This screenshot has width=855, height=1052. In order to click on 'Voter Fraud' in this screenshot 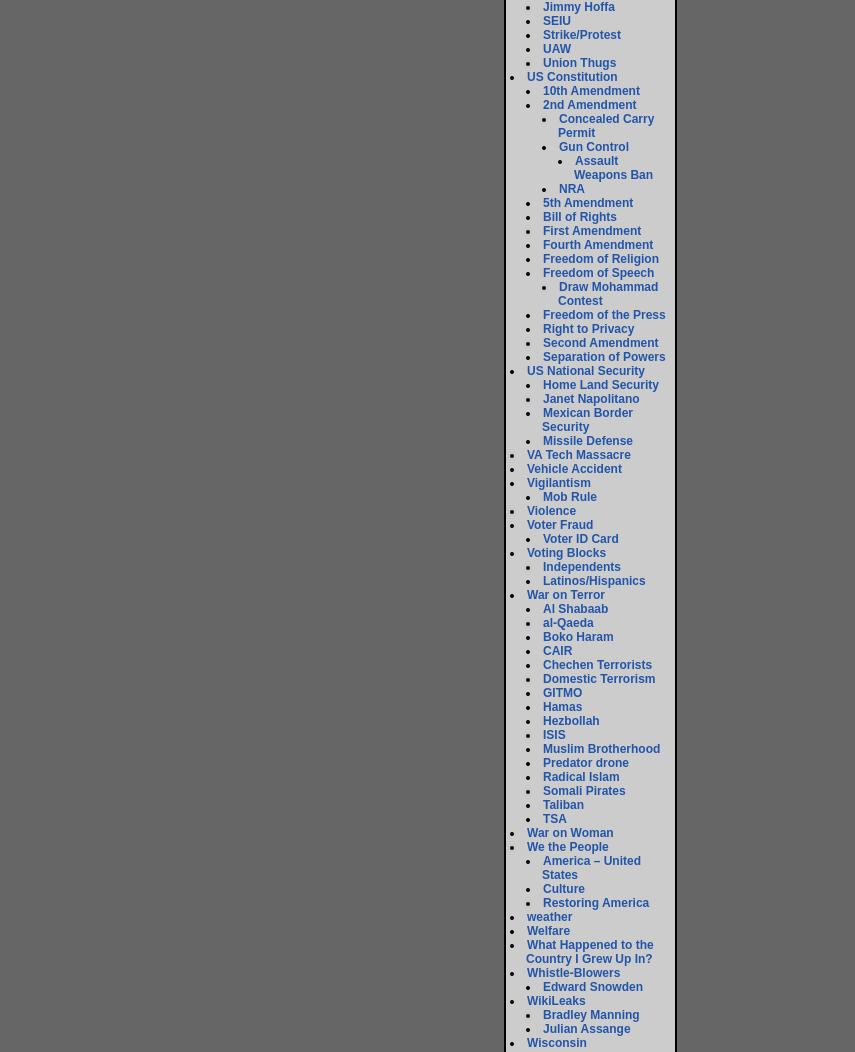, I will do `click(559, 523)`.